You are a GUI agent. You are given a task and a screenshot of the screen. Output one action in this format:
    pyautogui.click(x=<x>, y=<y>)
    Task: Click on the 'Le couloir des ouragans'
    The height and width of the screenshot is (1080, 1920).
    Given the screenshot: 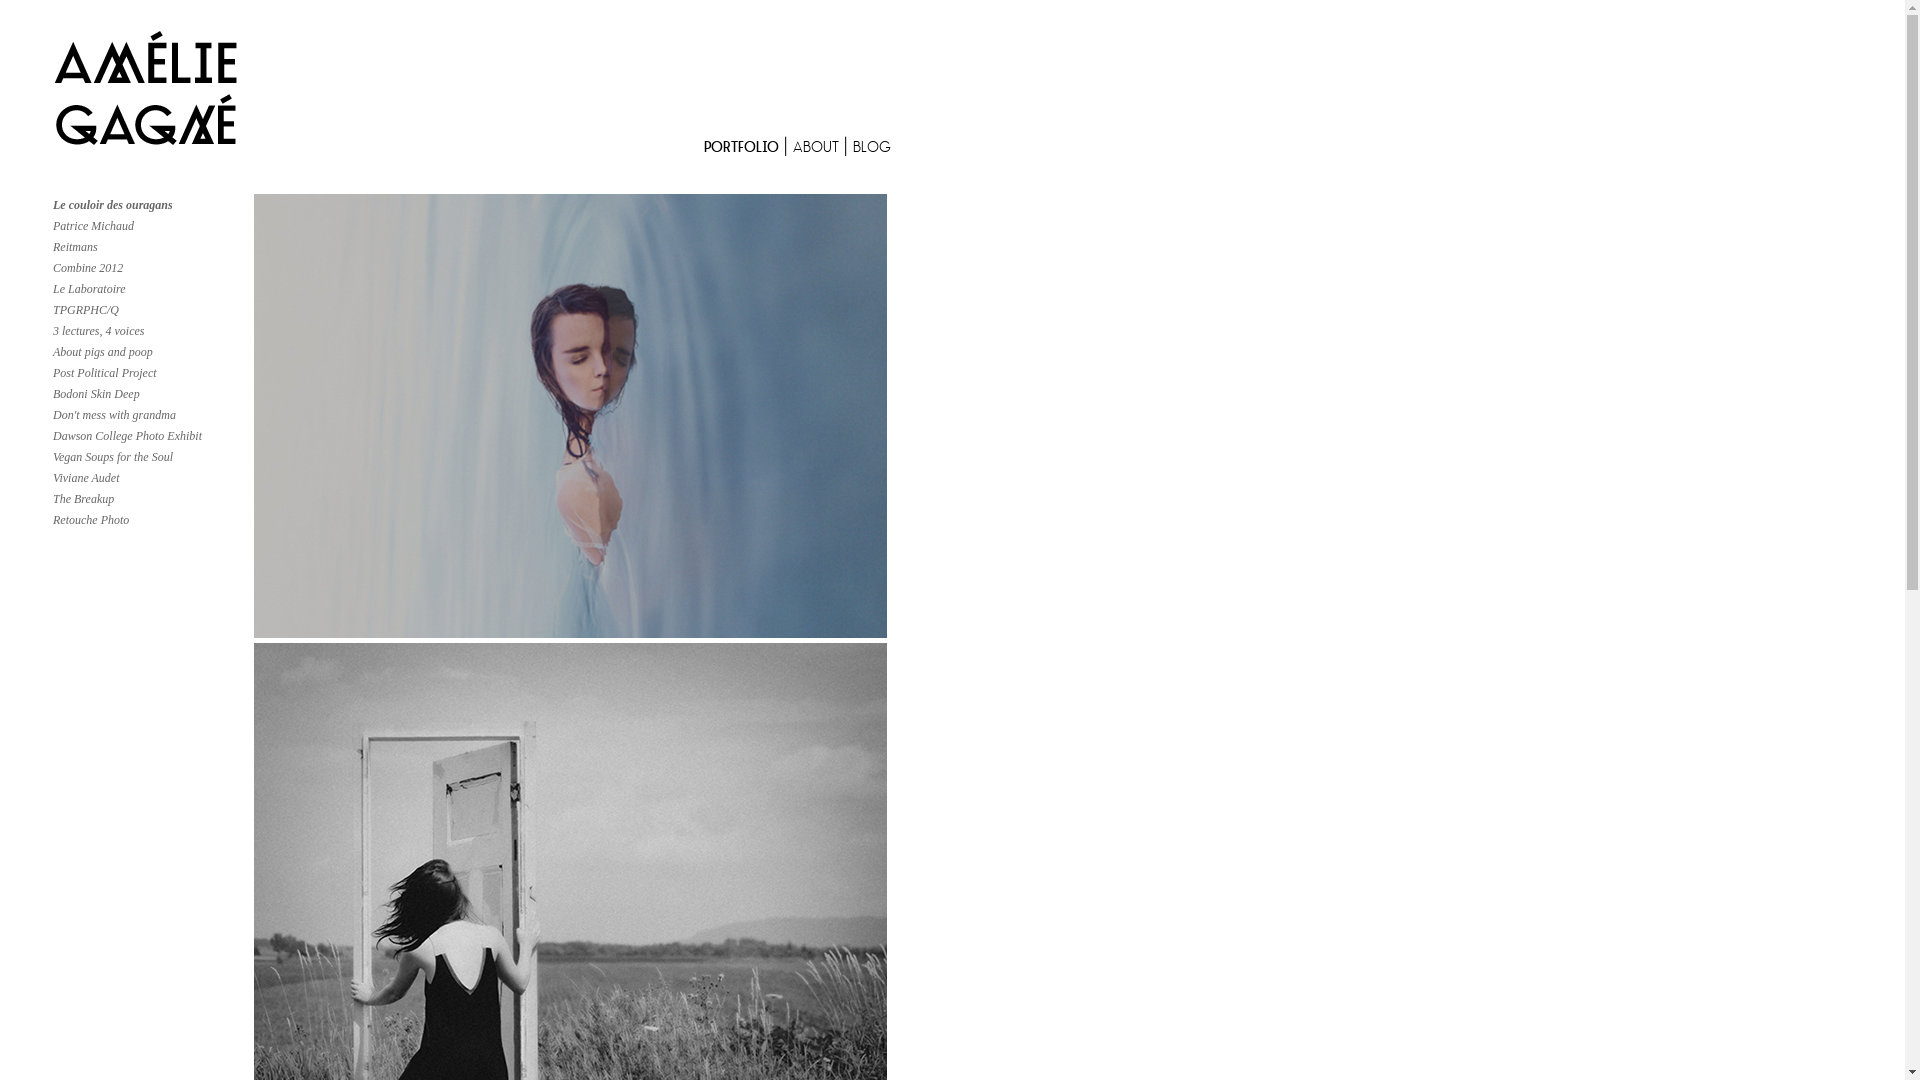 What is the action you would take?
    pyautogui.click(x=112, y=204)
    